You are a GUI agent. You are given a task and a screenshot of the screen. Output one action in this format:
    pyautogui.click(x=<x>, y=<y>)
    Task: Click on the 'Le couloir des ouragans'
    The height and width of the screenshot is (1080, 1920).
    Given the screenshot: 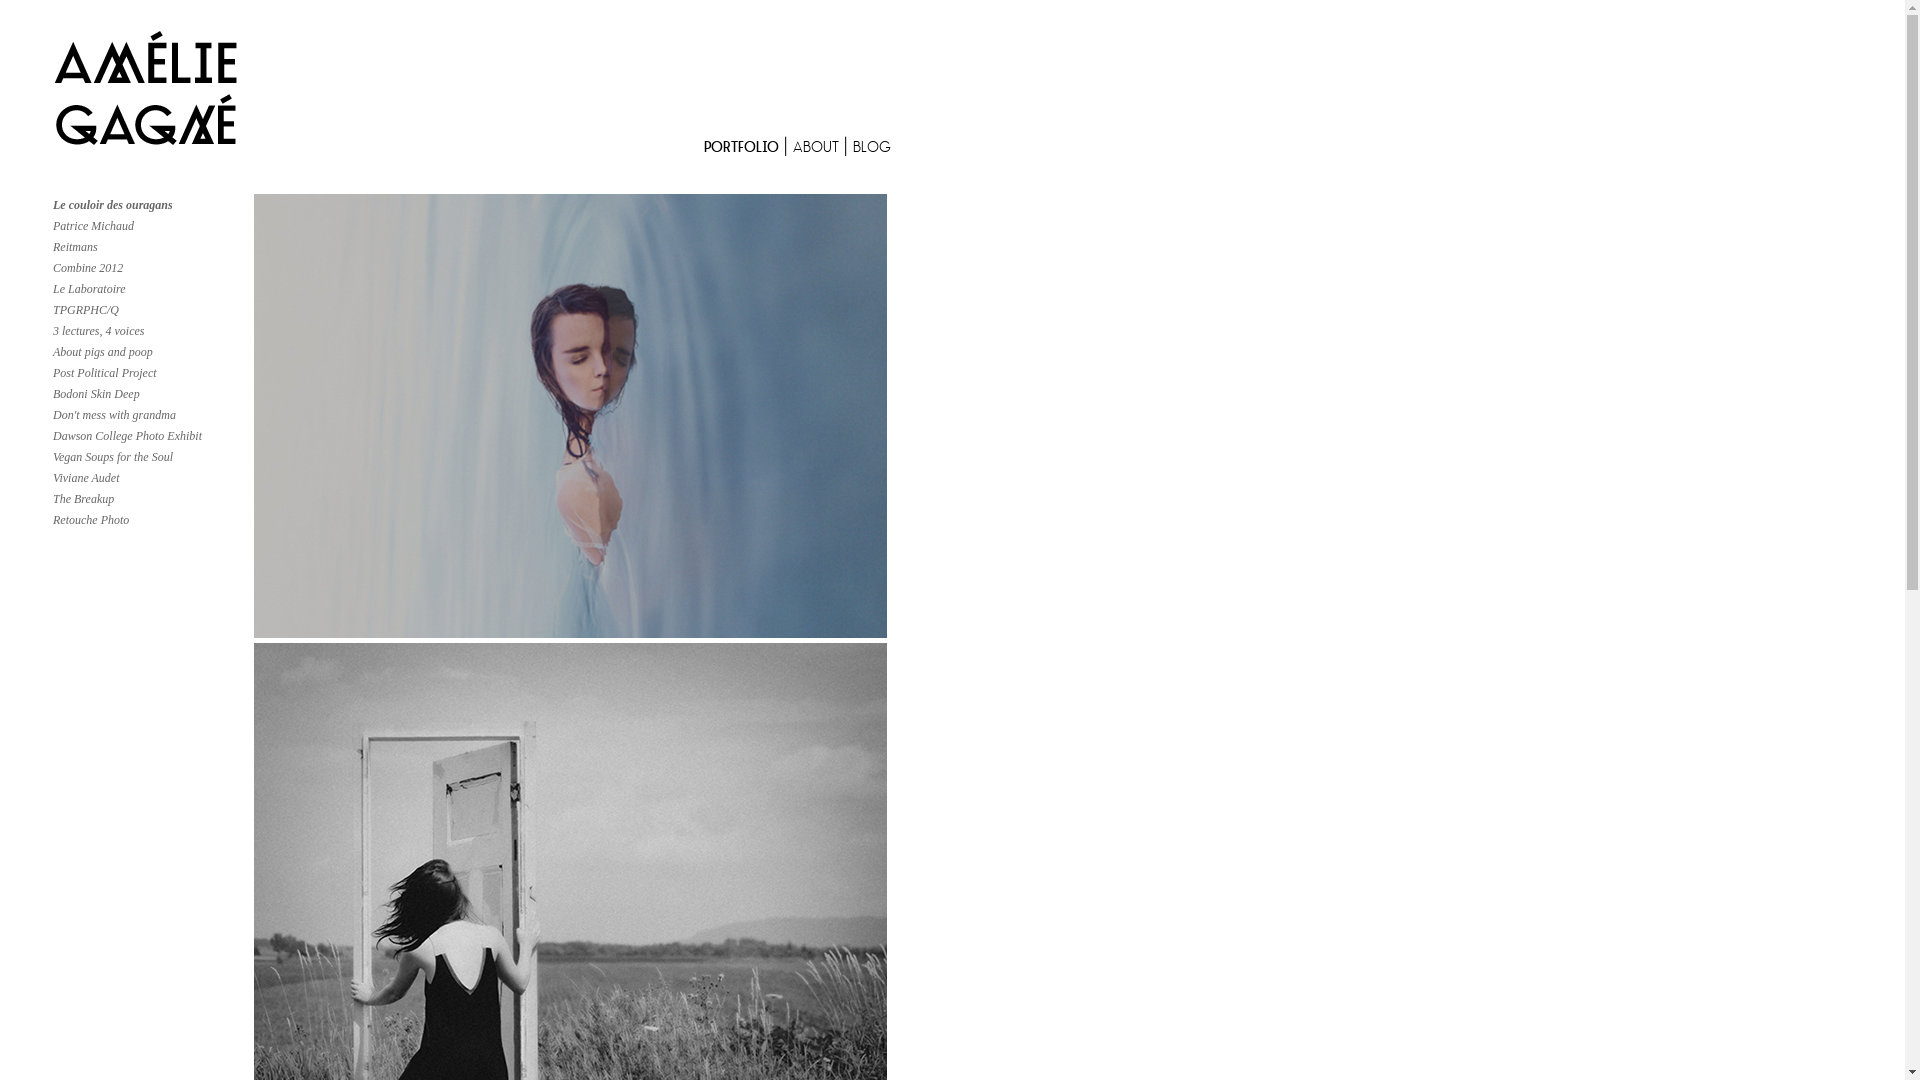 What is the action you would take?
    pyautogui.click(x=112, y=204)
    